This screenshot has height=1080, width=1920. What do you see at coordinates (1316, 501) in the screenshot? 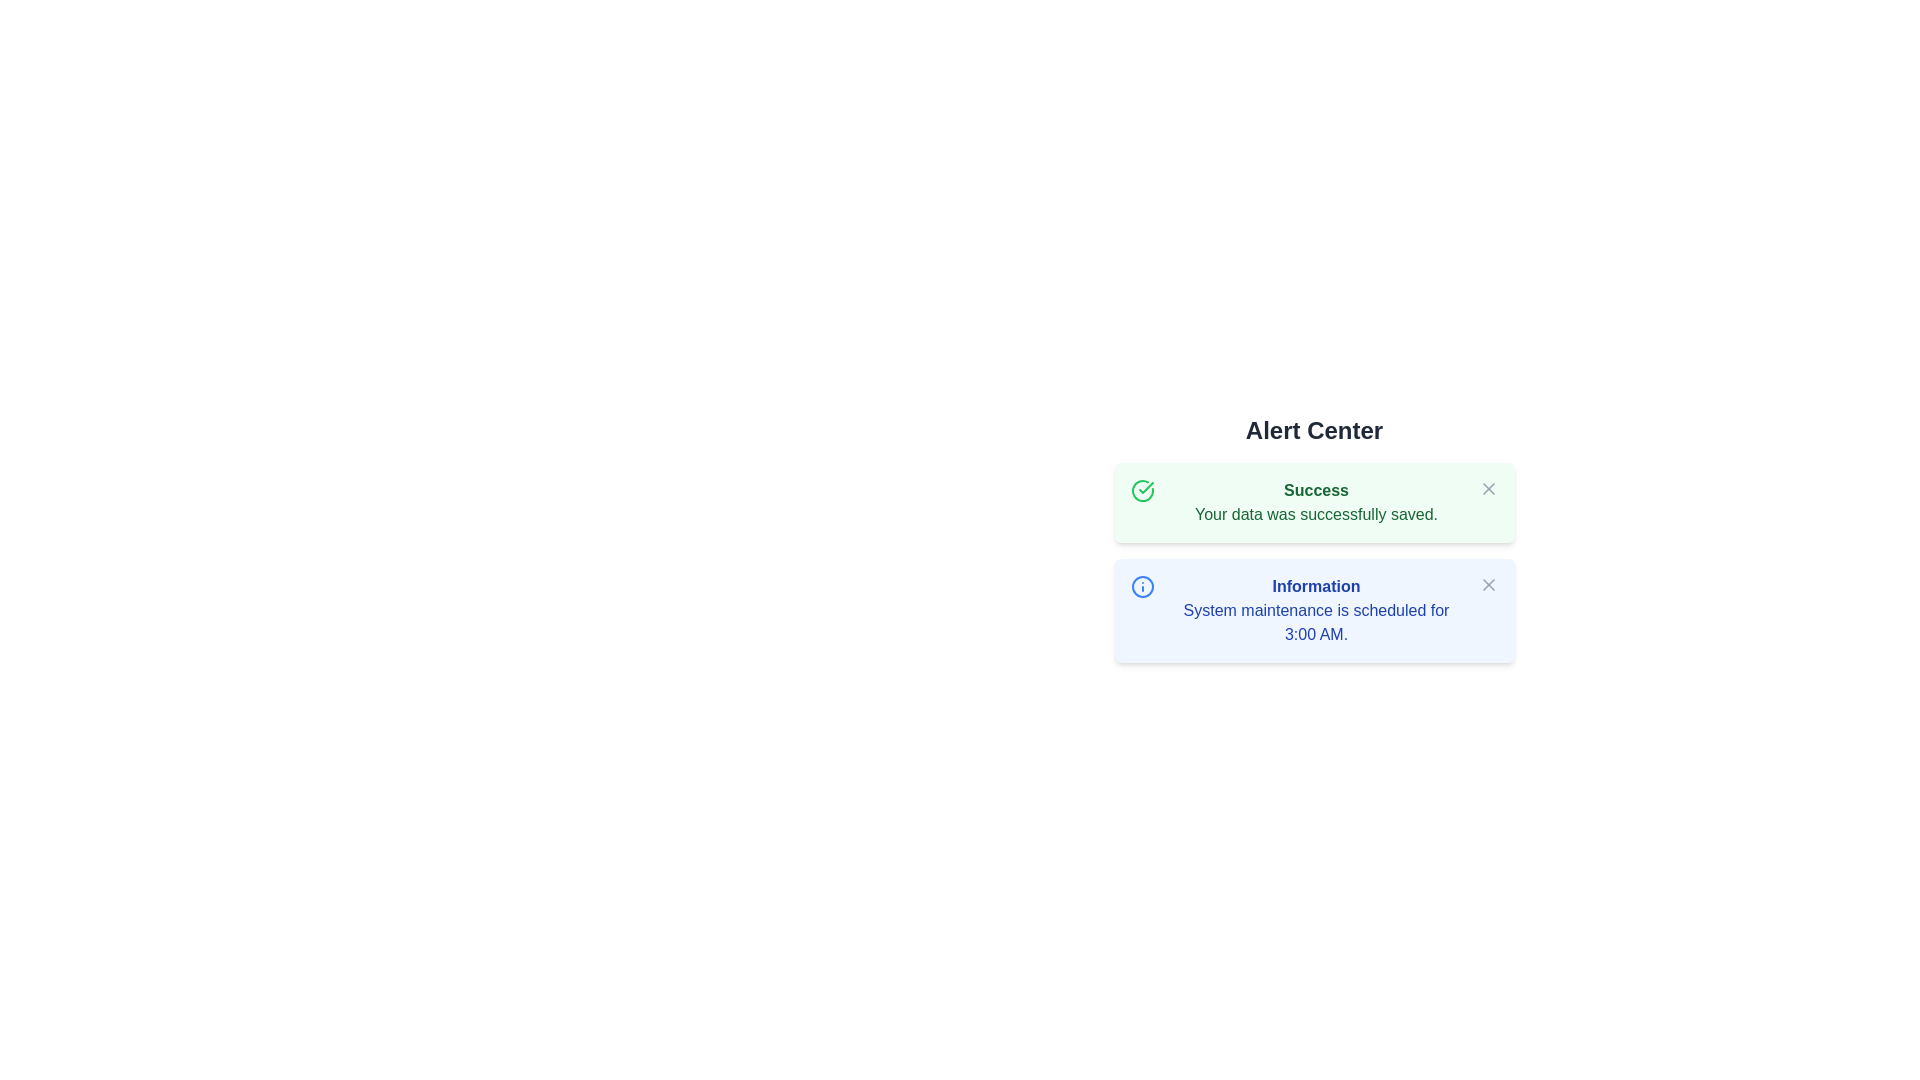
I see `the 'Success' notification text display that indicates data was saved, located within the green notification box at the top of the Alert Center section` at bounding box center [1316, 501].